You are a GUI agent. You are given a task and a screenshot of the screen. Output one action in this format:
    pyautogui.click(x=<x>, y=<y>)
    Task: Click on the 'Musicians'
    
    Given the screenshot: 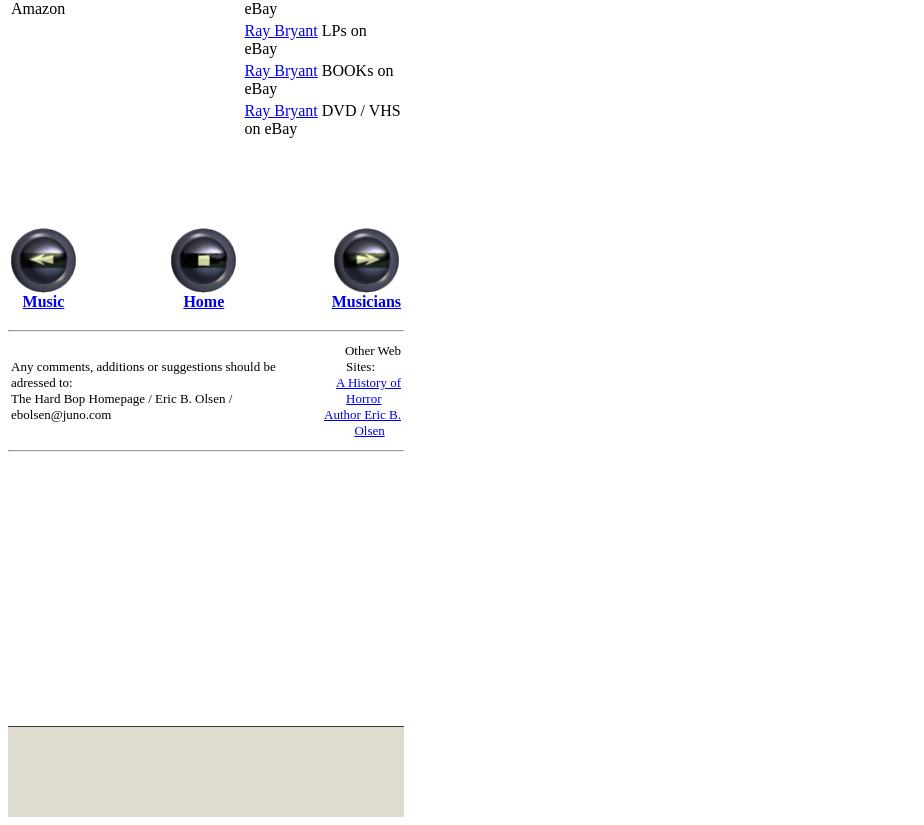 What is the action you would take?
    pyautogui.click(x=365, y=300)
    